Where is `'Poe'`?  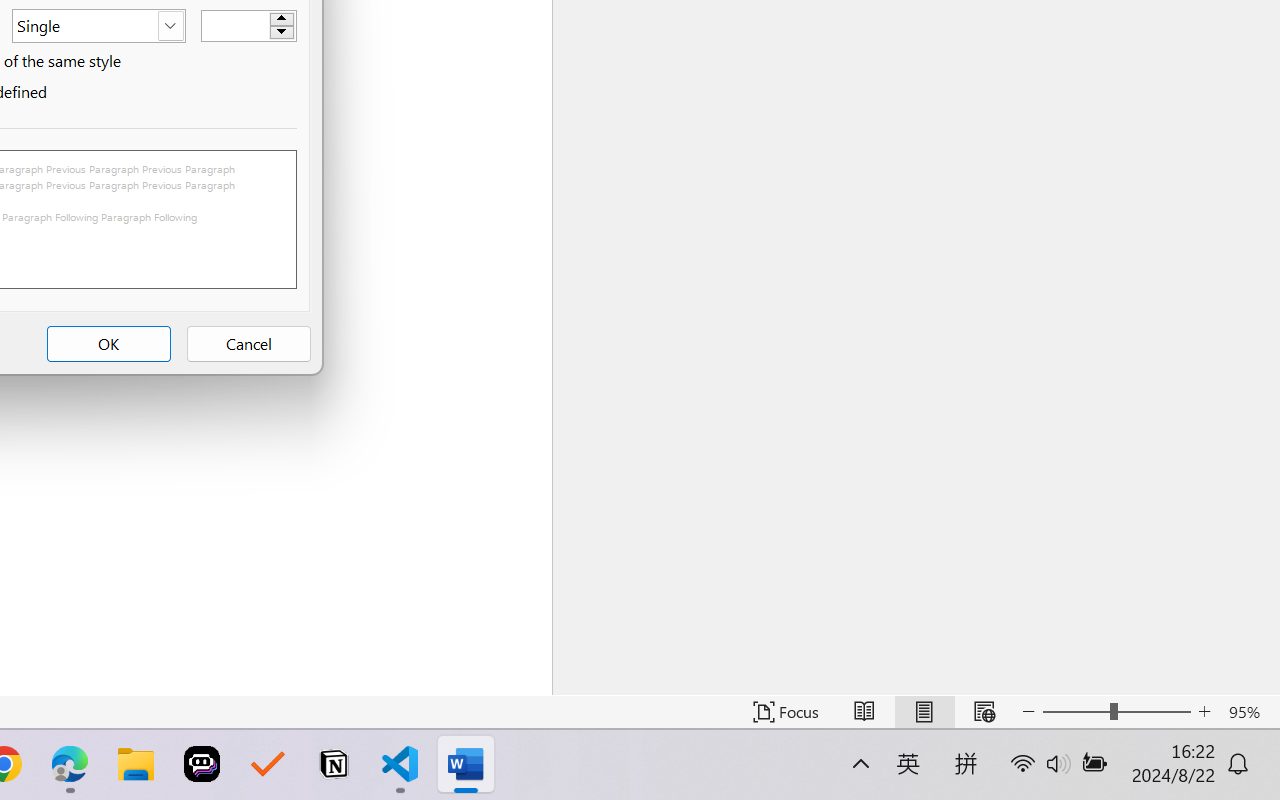
'Poe' is located at coordinates (202, 764).